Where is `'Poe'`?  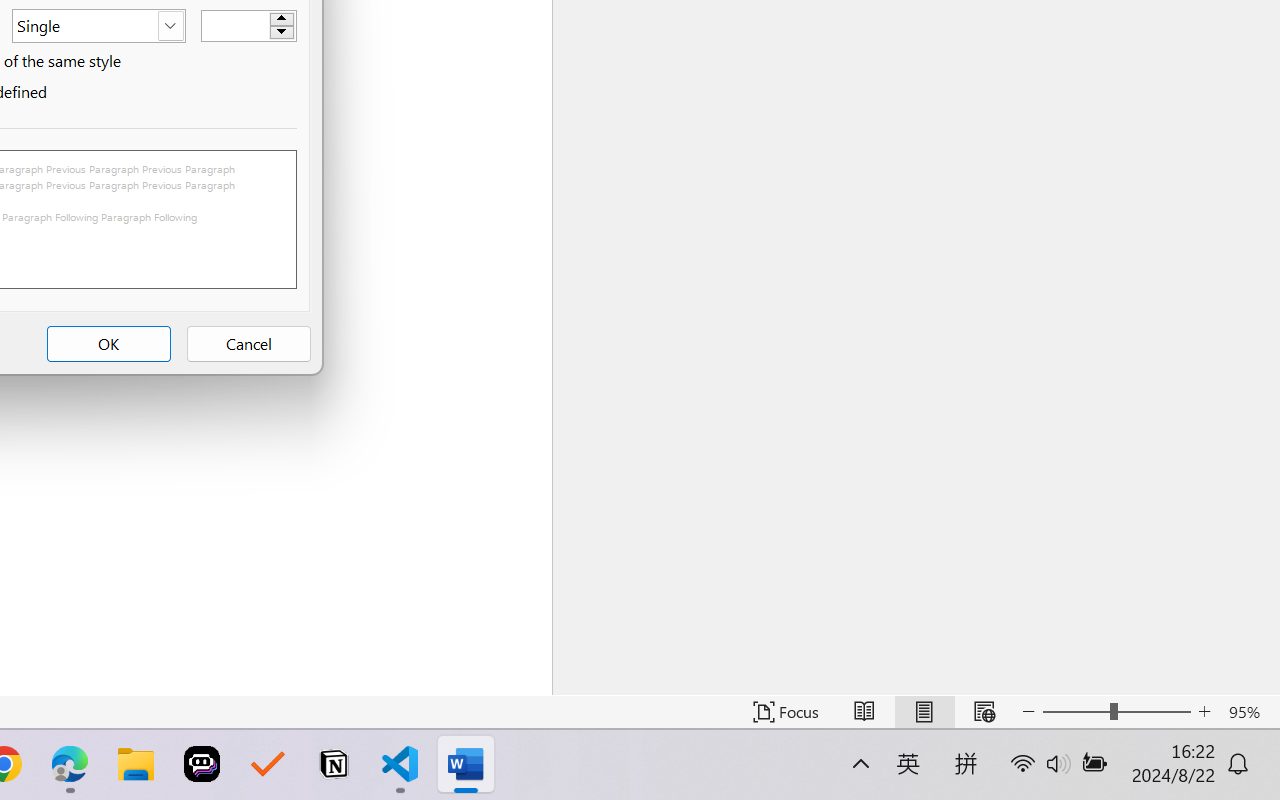
'Poe' is located at coordinates (202, 764).